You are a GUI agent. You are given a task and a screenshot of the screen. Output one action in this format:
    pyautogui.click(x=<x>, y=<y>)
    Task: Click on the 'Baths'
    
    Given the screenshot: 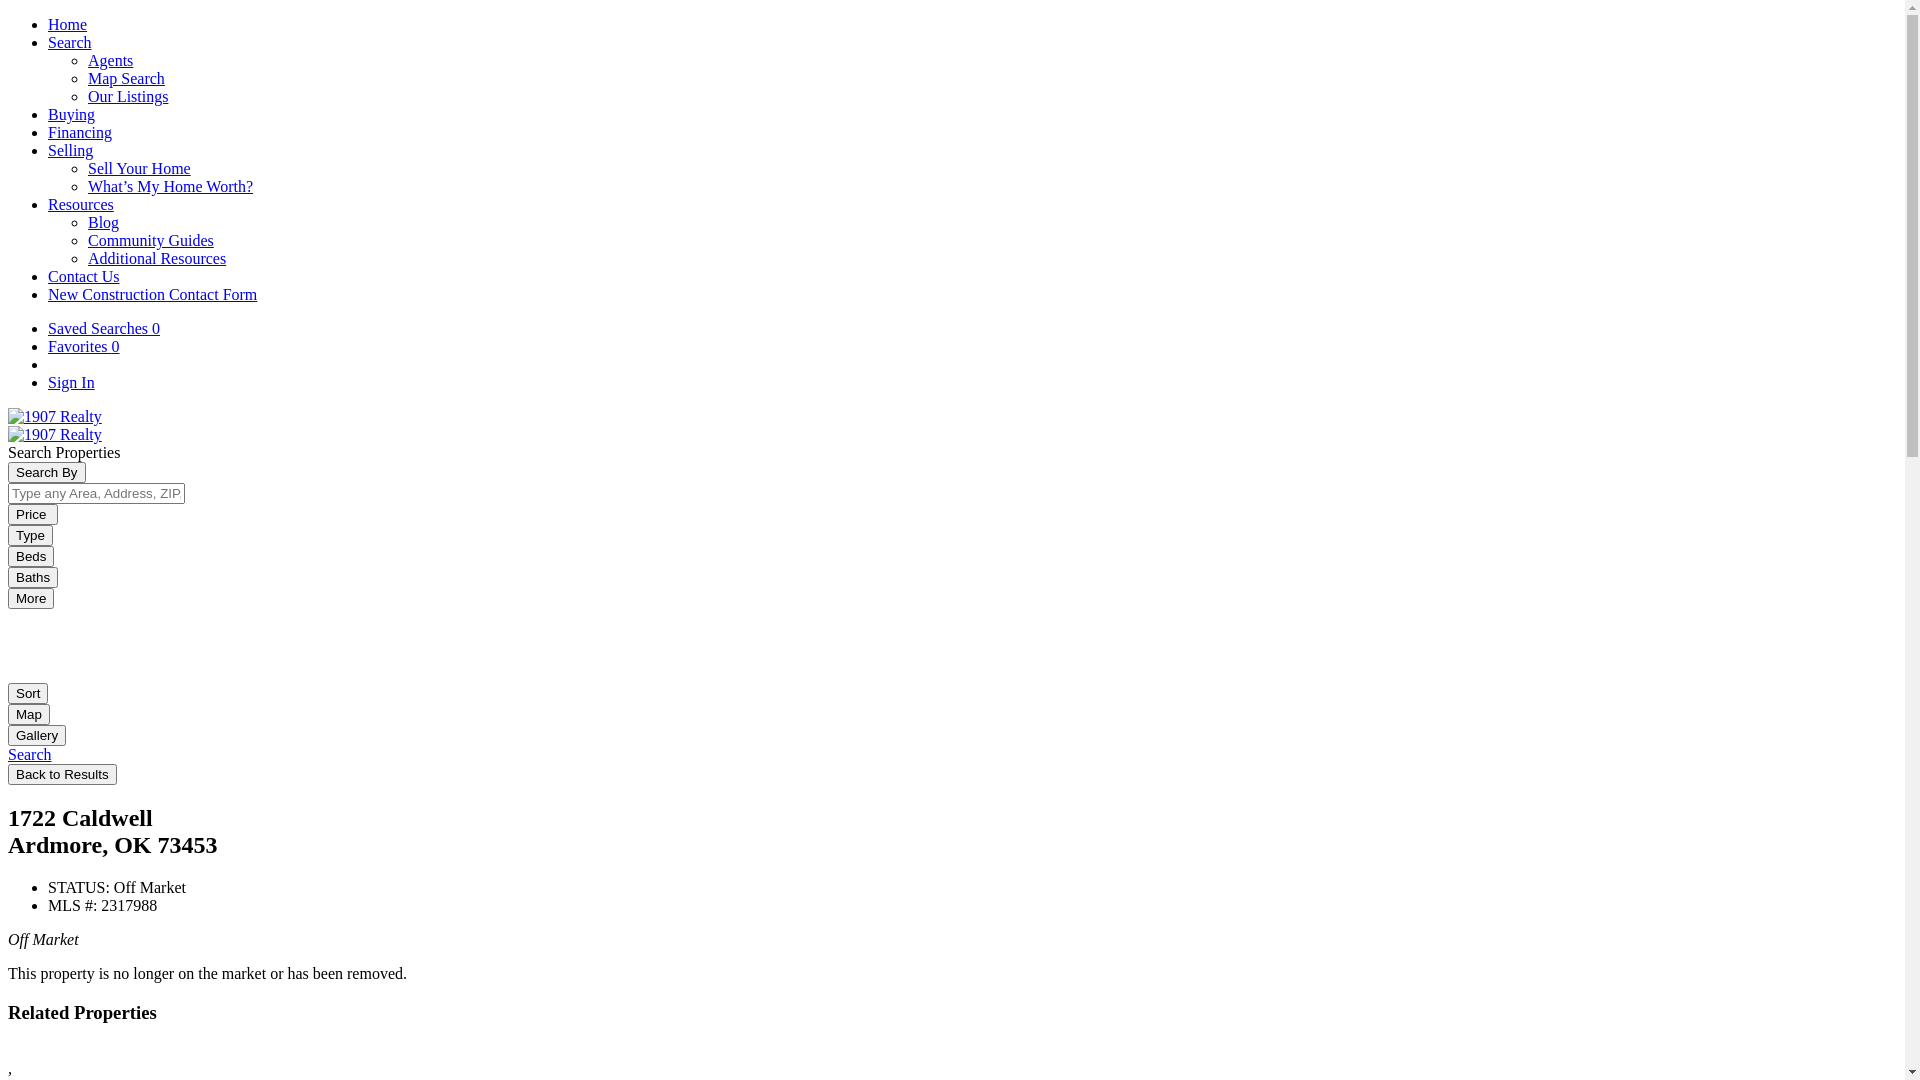 What is the action you would take?
    pyautogui.click(x=33, y=577)
    